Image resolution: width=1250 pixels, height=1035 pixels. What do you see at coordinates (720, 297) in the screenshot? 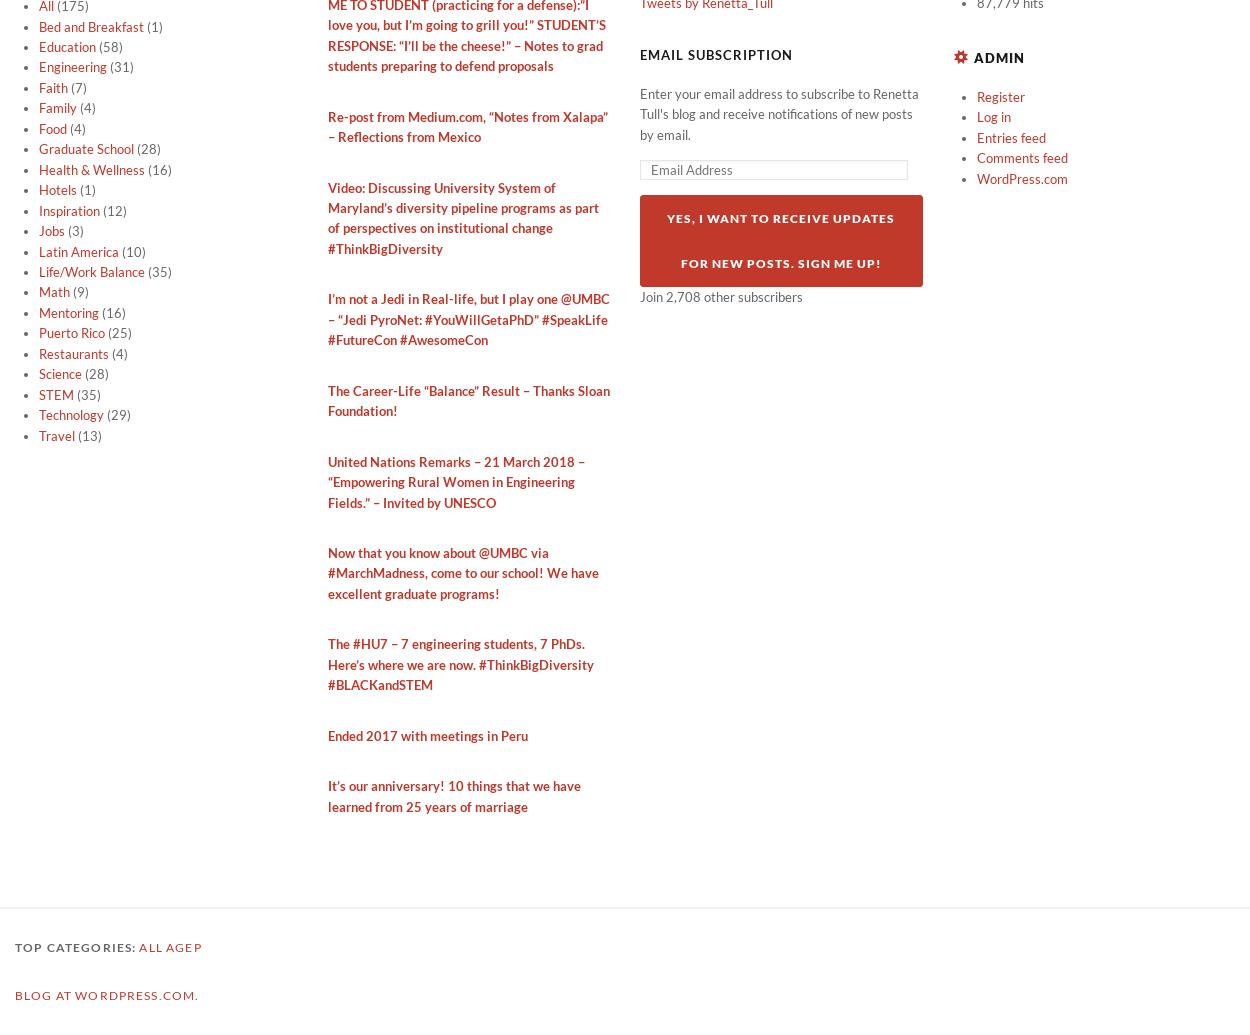
I see `'Join 2,708 other subscribers'` at bounding box center [720, 297].